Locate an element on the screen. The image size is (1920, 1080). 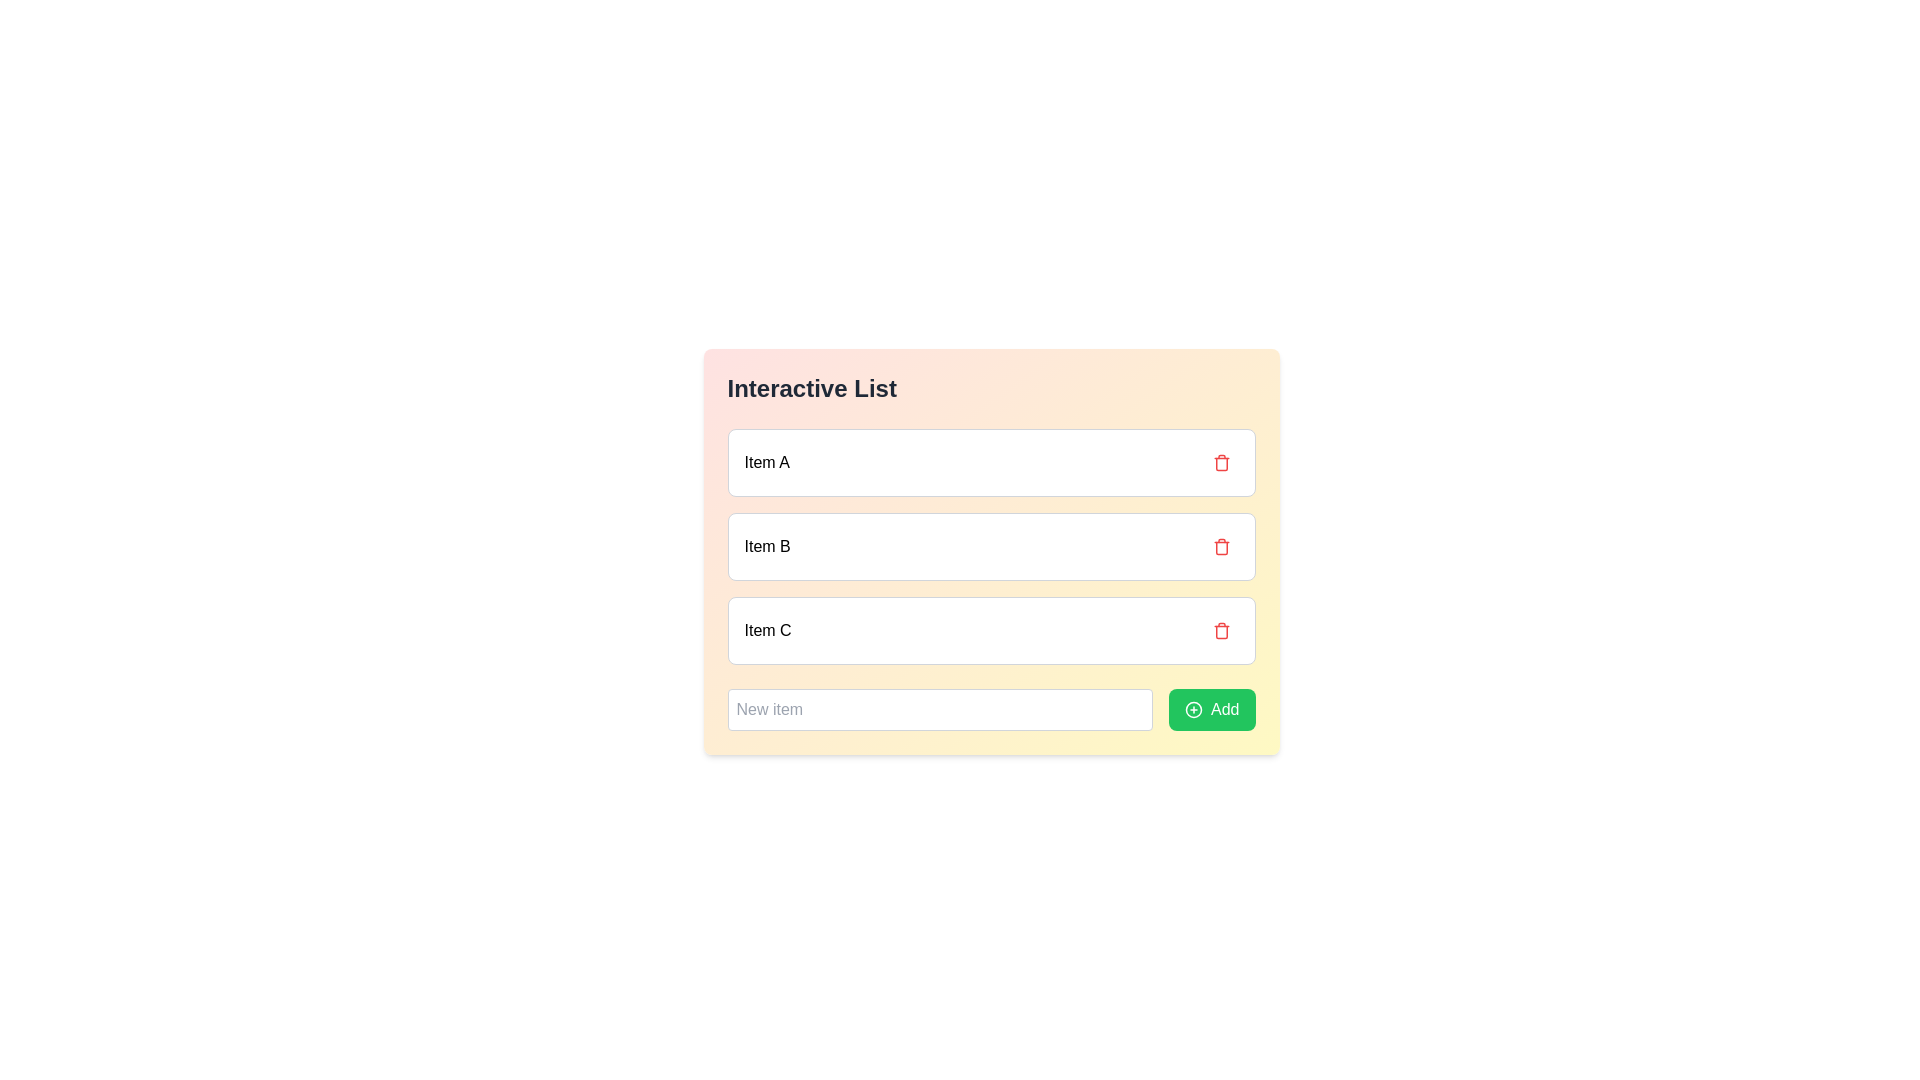
the delete button located on the far right of the 'Item A' row is located at coordinates (1220, 462).